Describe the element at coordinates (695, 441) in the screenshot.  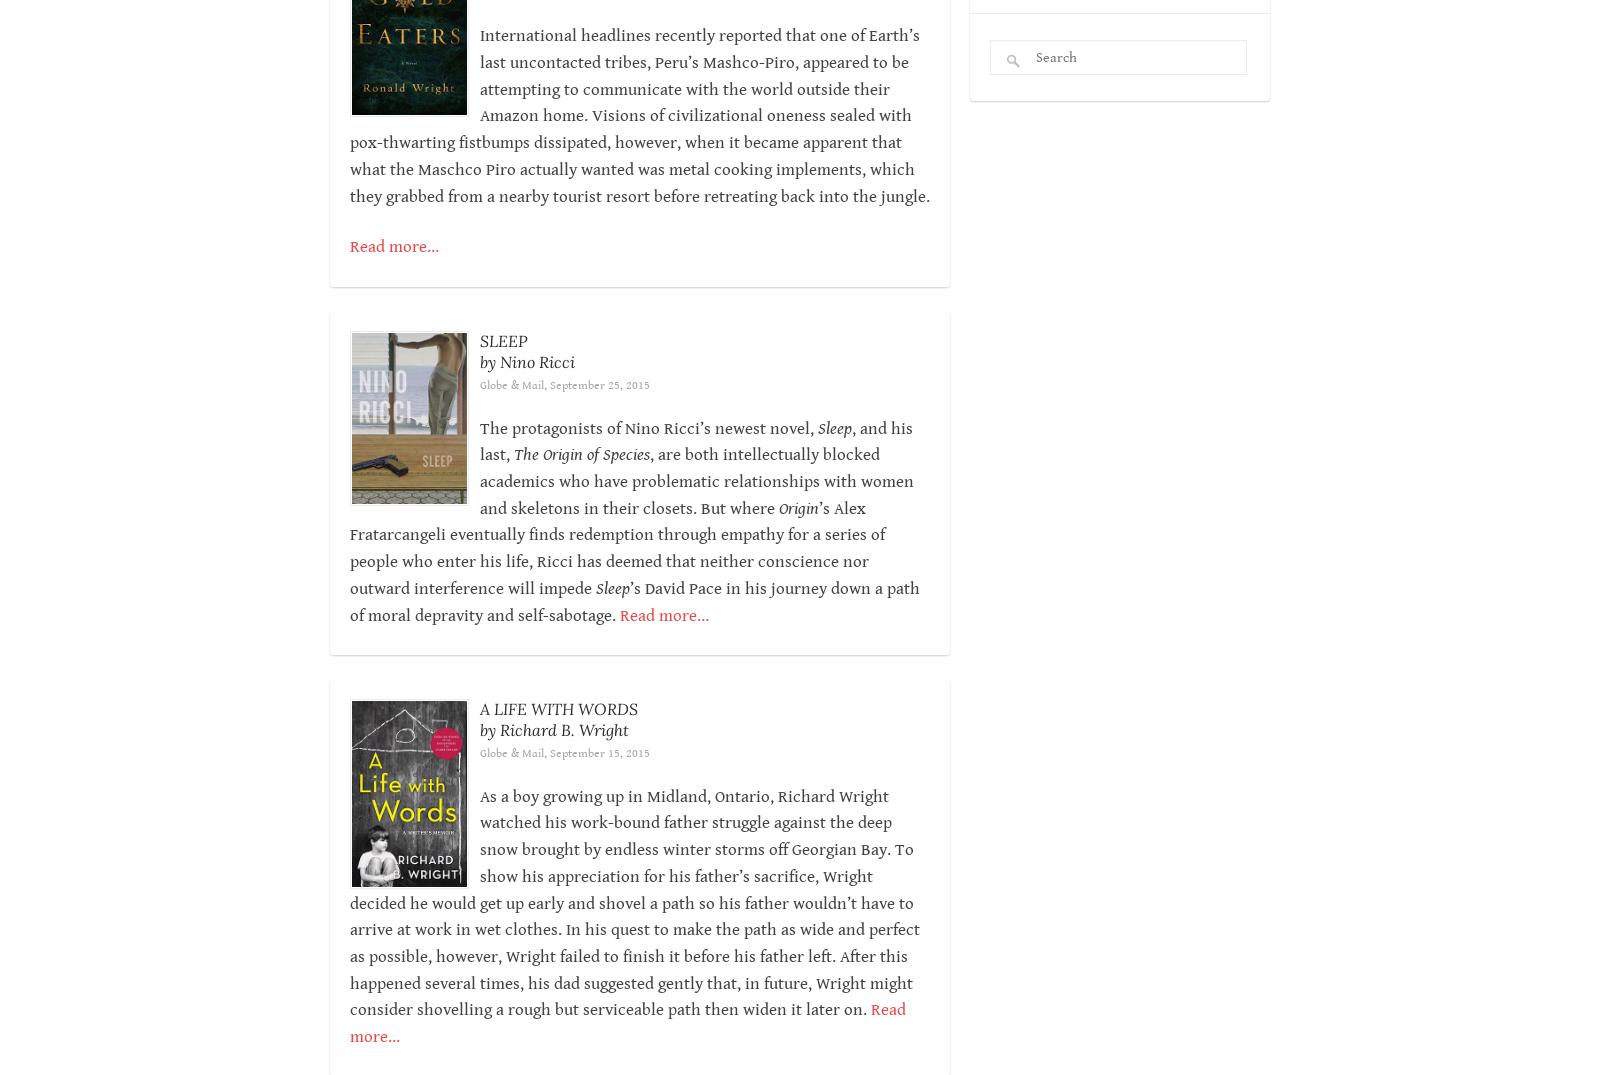
I see `', and his last,'` at that location.